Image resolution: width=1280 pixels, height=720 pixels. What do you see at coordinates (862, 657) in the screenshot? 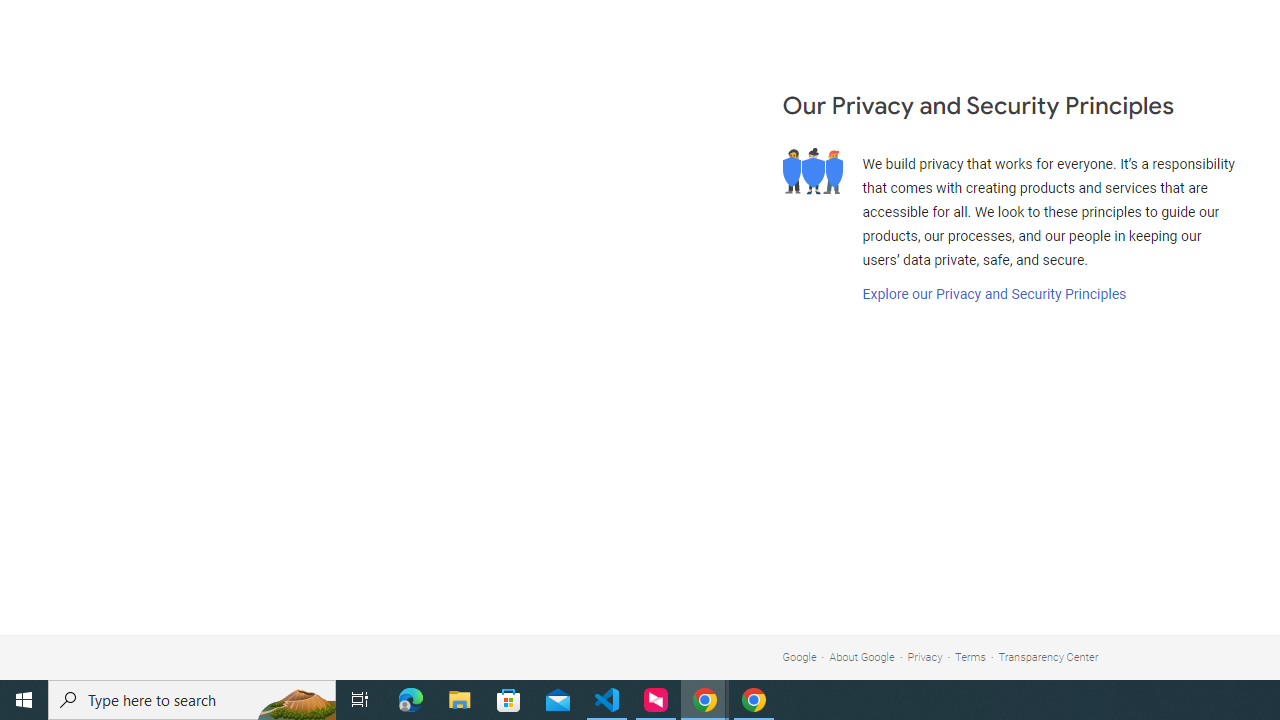
I see `'About Google'` at bounding box center [862, 657].